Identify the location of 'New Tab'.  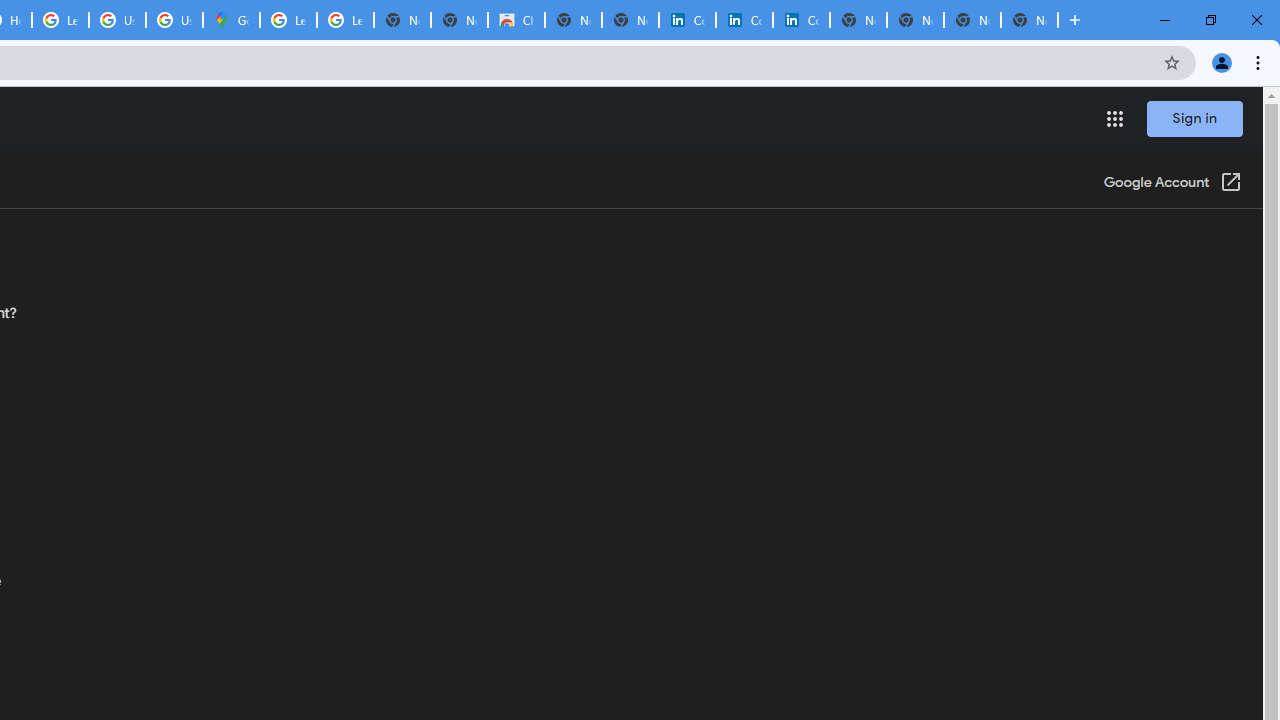
(1029, 20).